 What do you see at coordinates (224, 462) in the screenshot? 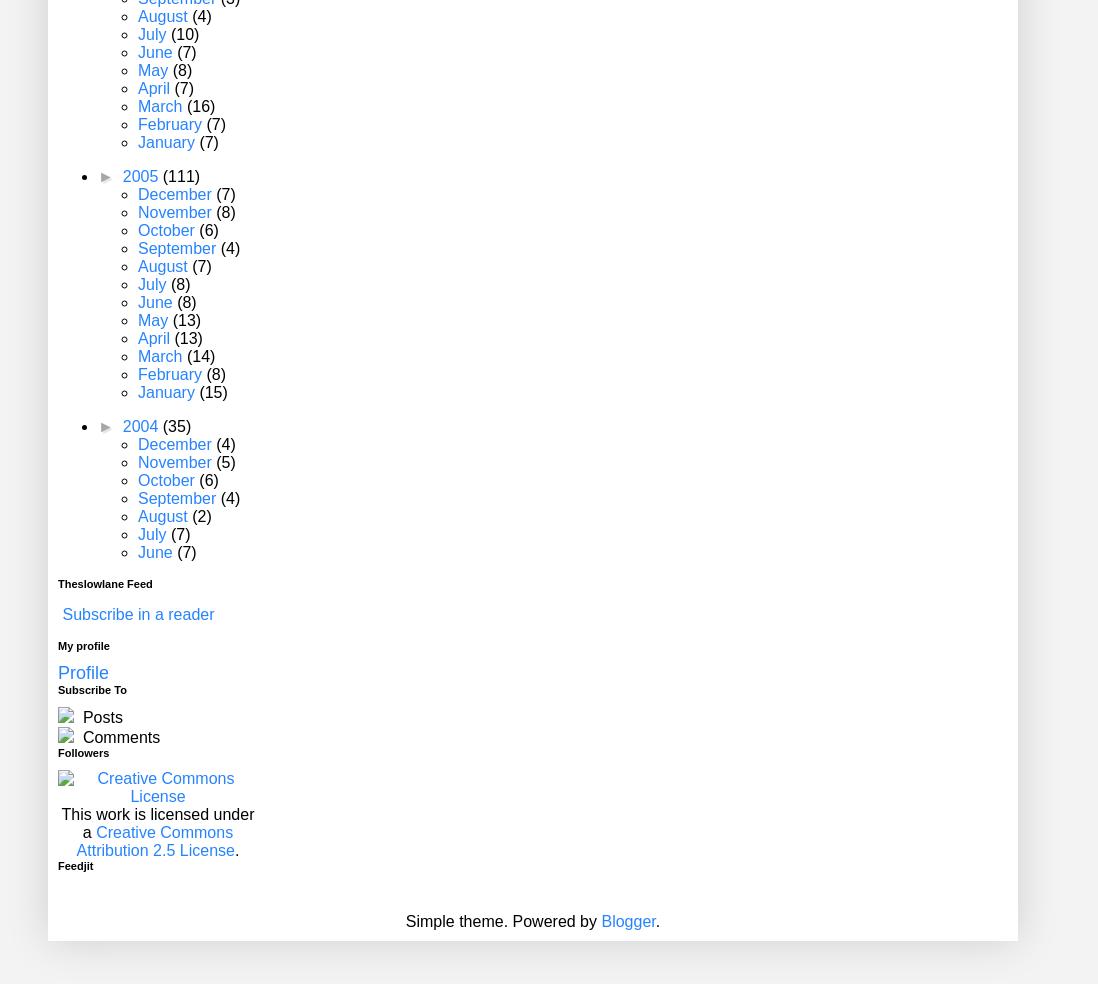
I see `'(5)'` at bounding box center [224, 462].